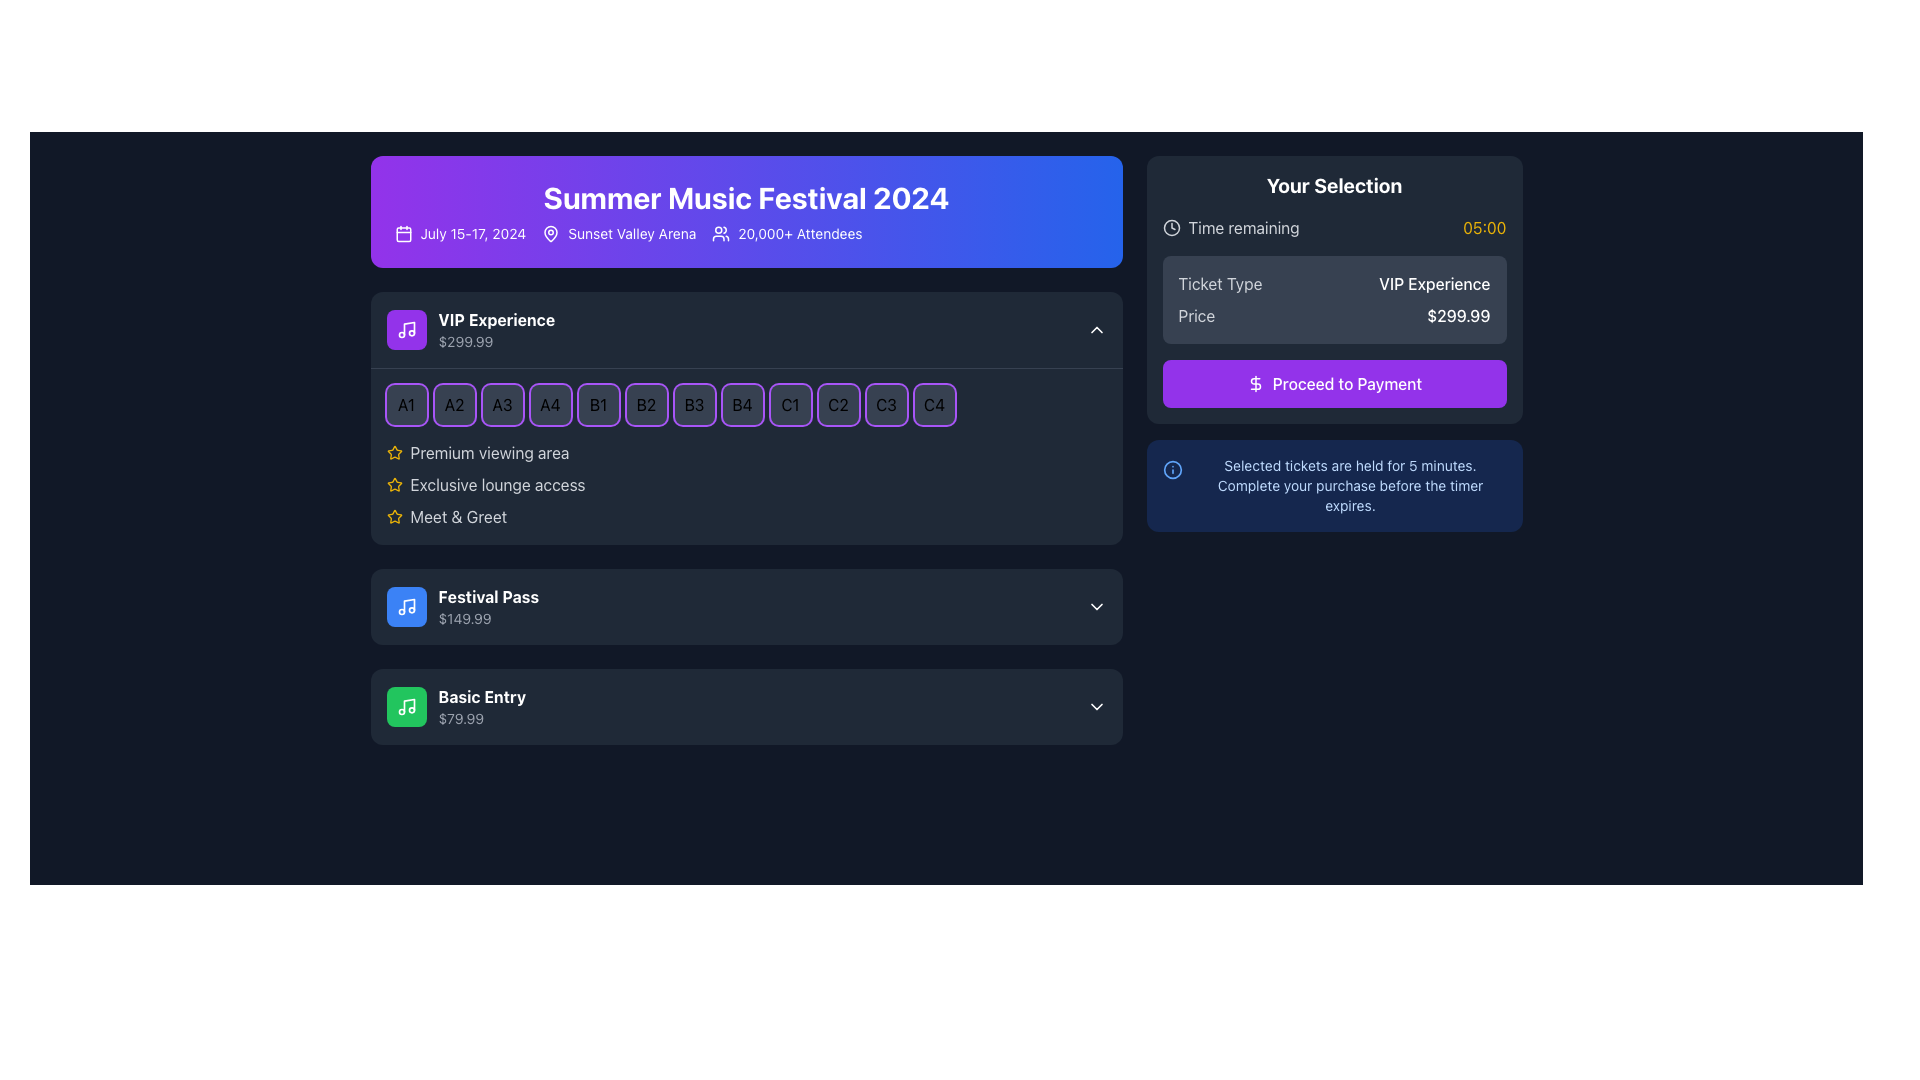  Describe the element at coordinates (789, 405) in the screenshot. I see `the square button with rounded corners labeled 'C1'` at that location.